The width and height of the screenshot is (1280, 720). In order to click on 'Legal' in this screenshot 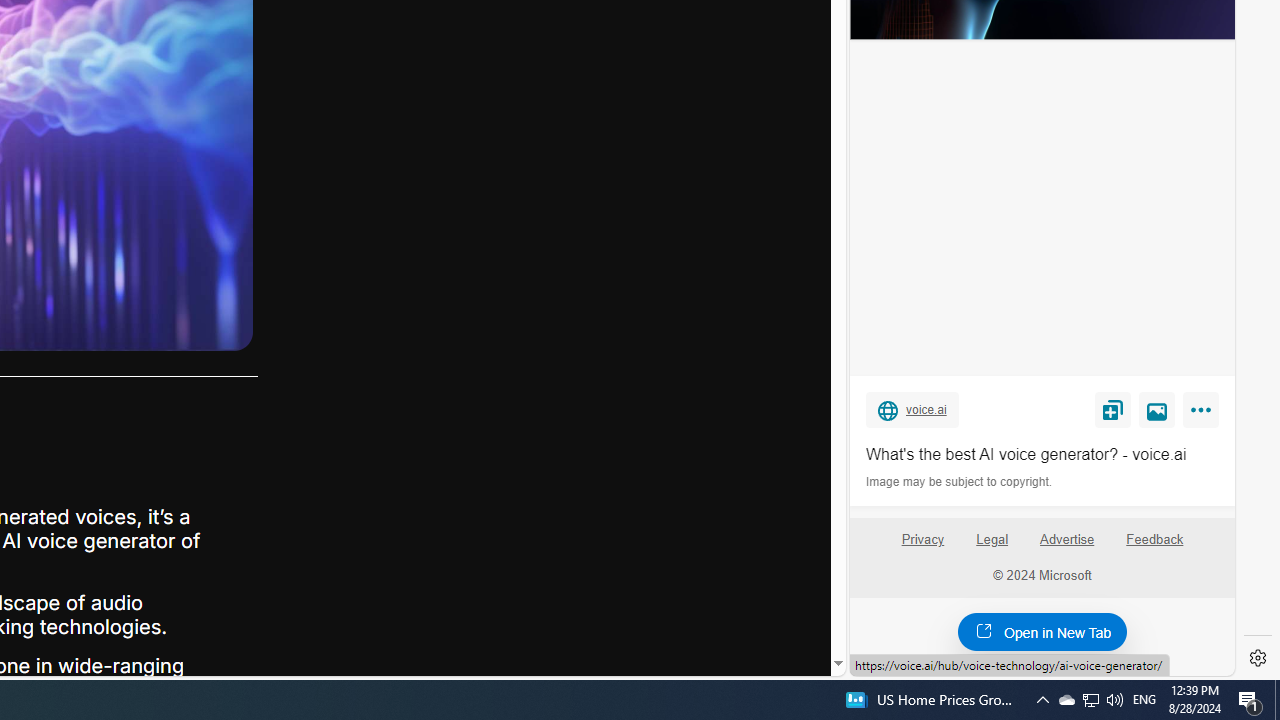, I will do `click(992, 538)`.